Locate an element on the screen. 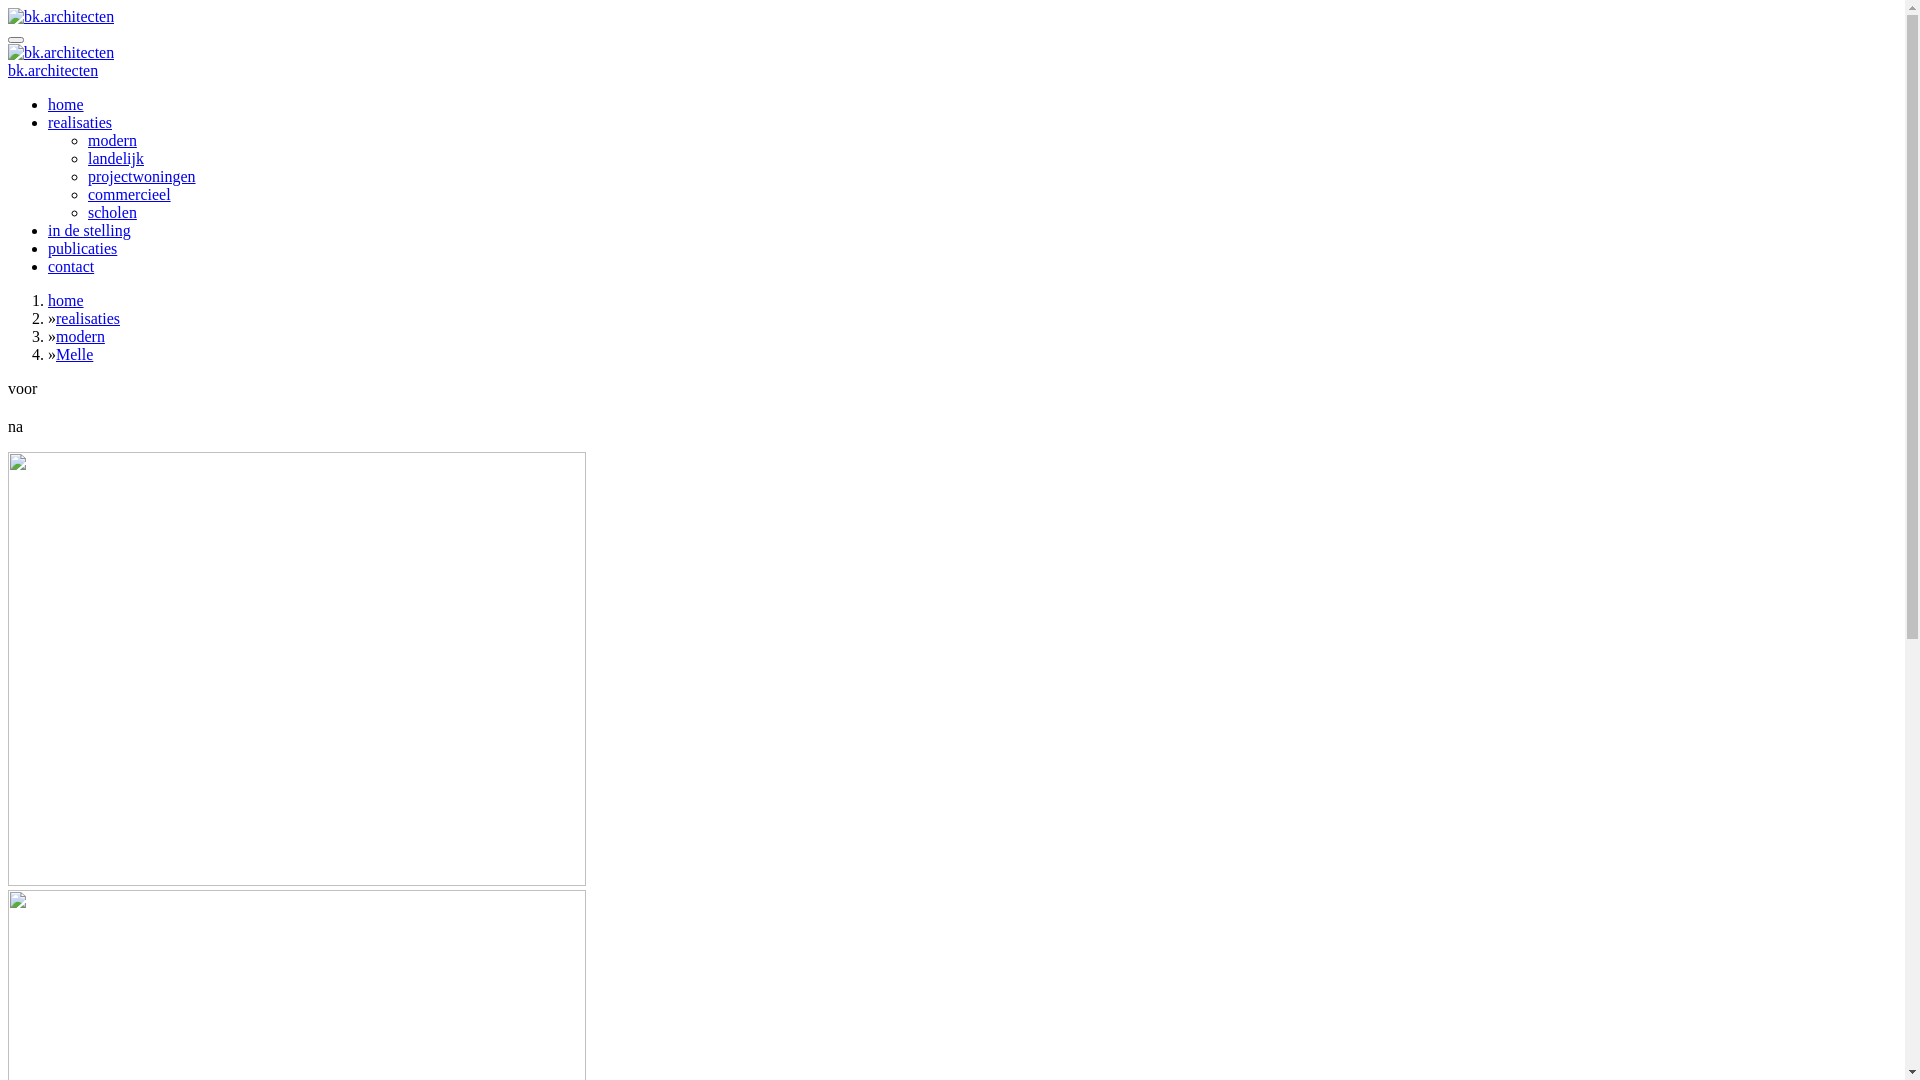 The image size is (1920, 1080). 'home' is located at coordinates (66, 104).